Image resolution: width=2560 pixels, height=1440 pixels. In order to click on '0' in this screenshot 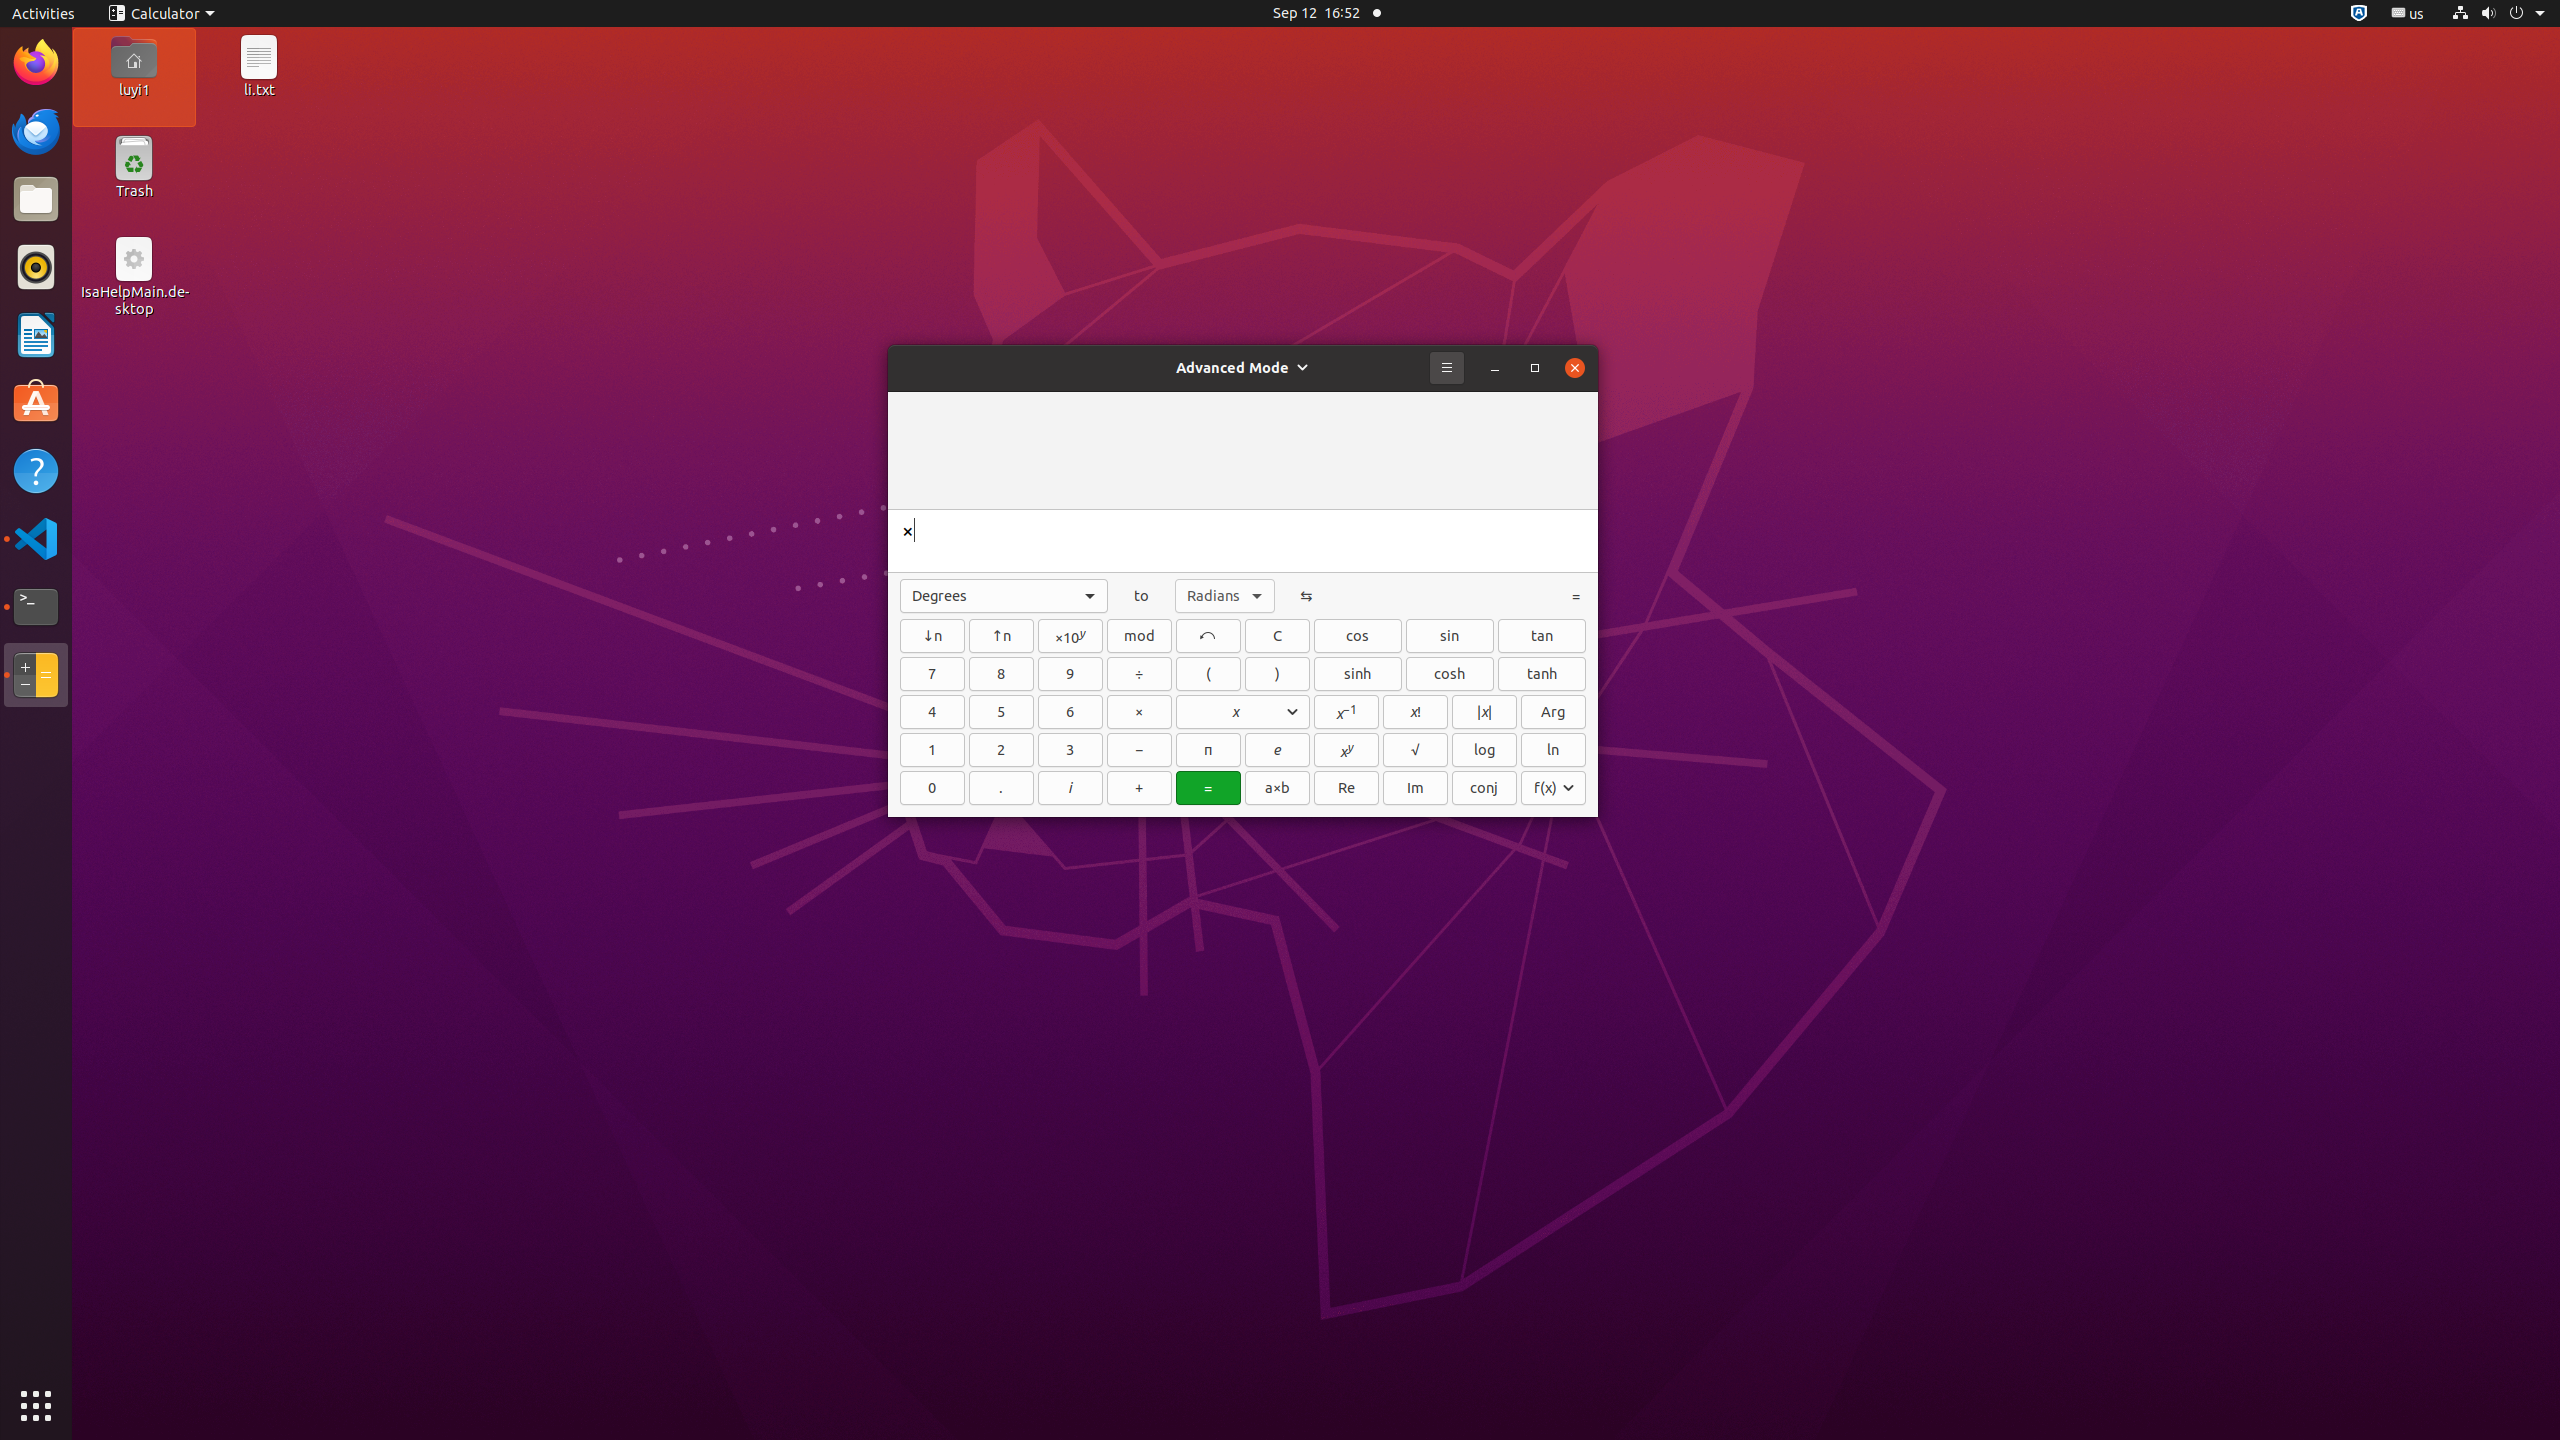, I will do `click(932, 786)`.